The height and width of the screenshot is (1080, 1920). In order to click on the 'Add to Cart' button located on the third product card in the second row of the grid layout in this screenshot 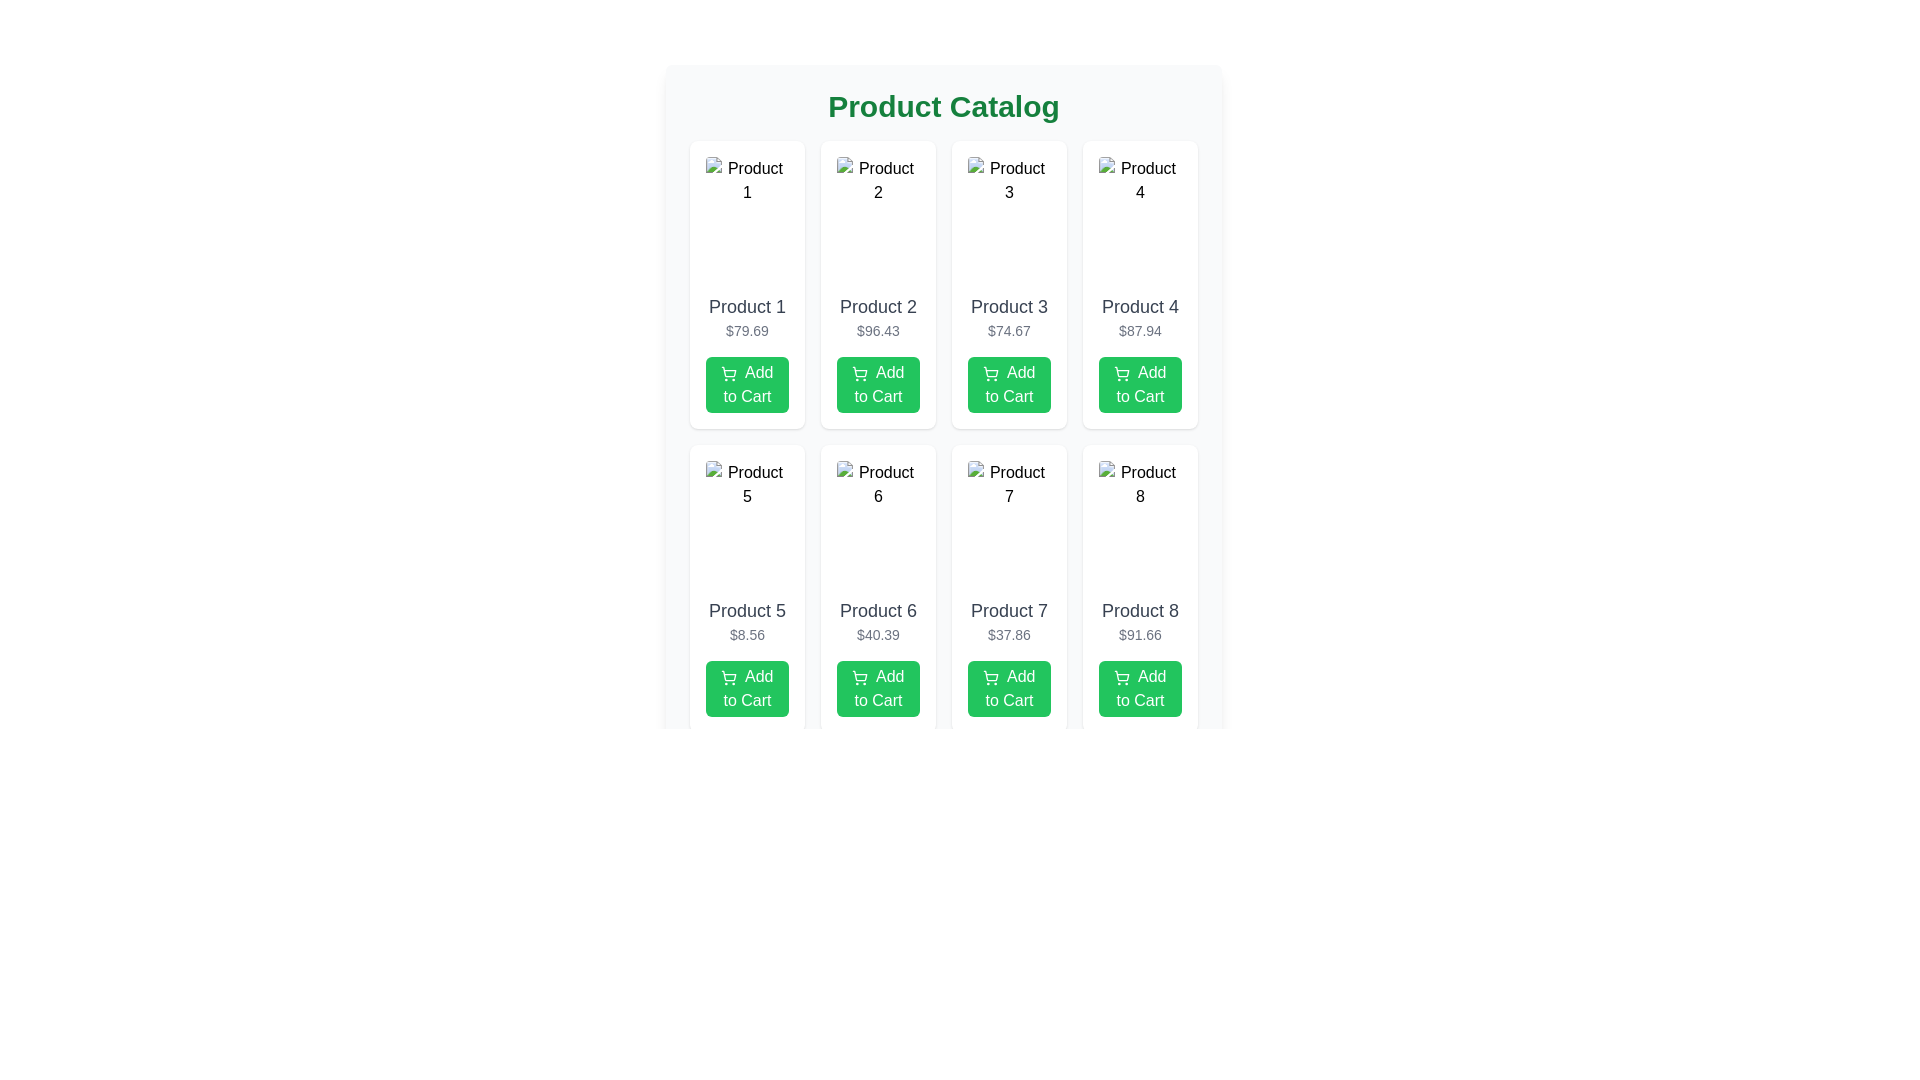, I will do `click(1009, 588)`.